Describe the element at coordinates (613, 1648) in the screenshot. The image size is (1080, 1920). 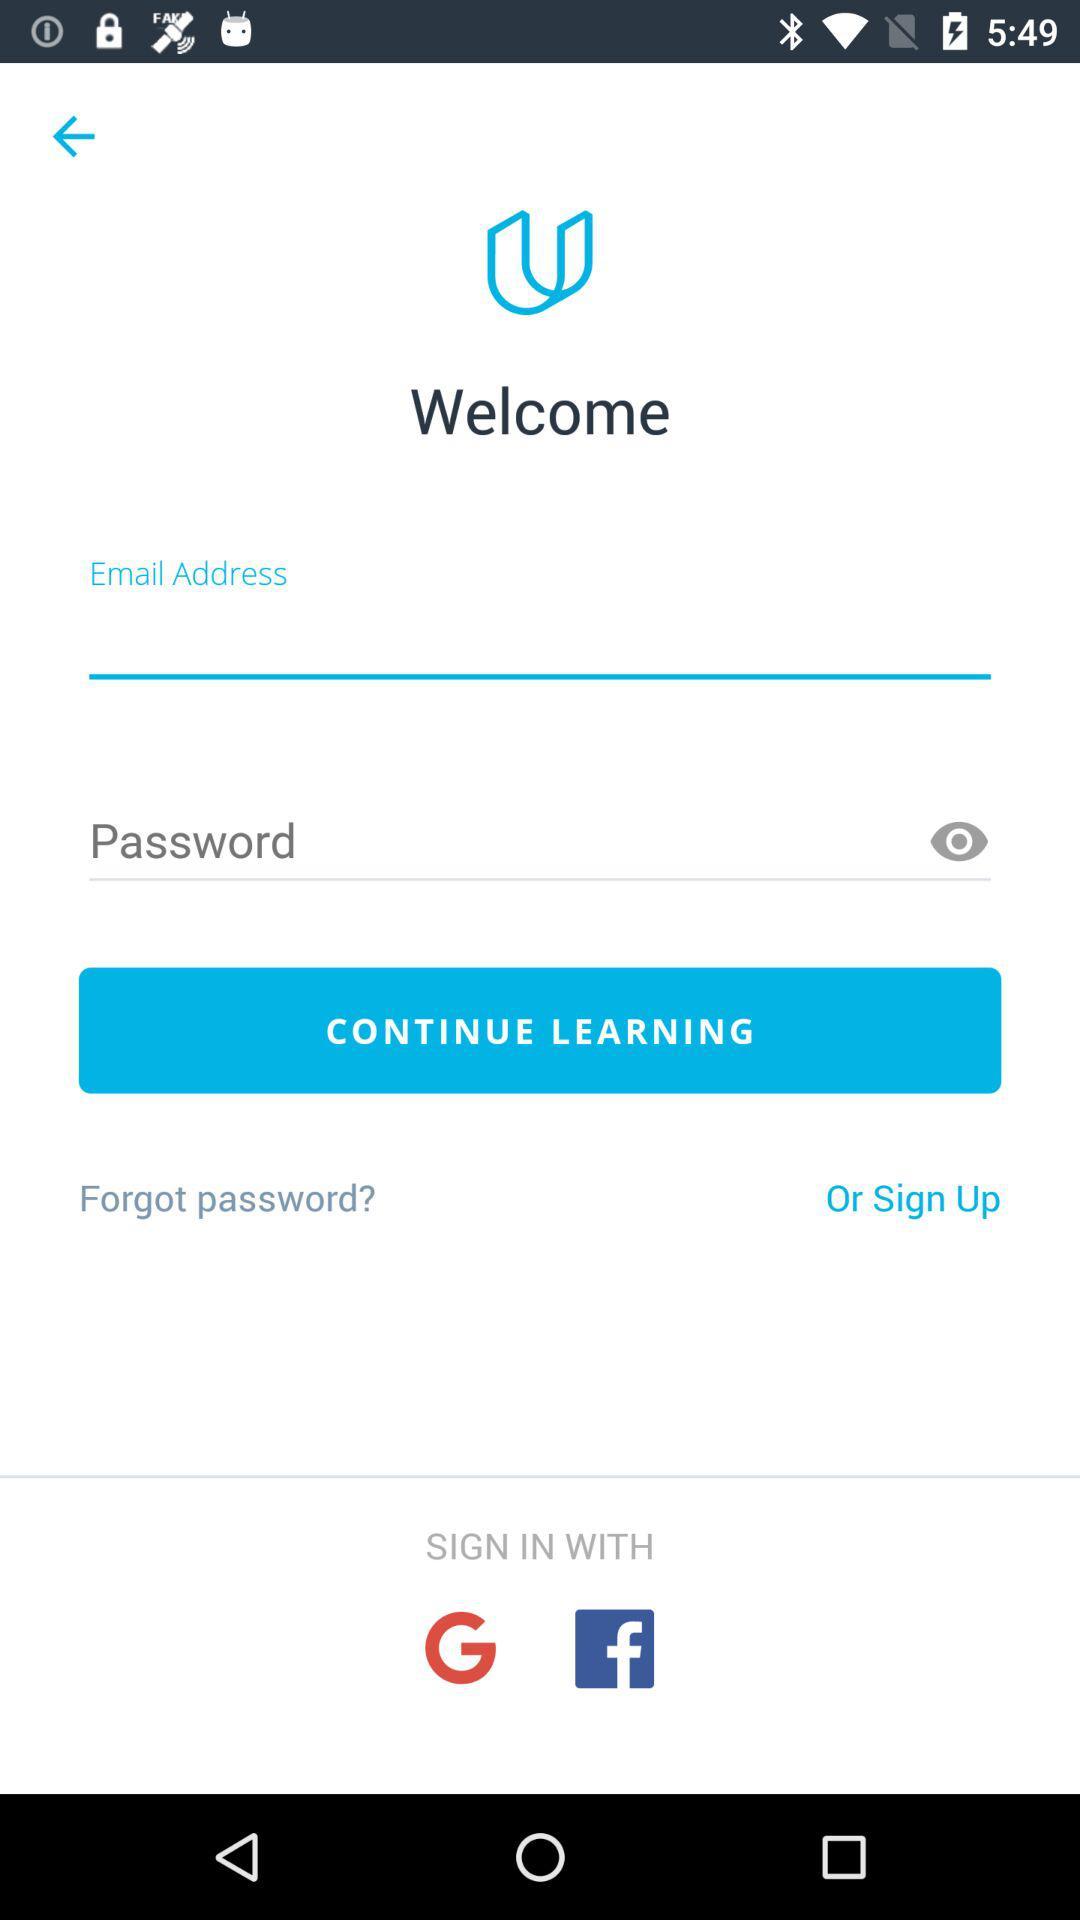
I see `sign in with facebook` at that location.